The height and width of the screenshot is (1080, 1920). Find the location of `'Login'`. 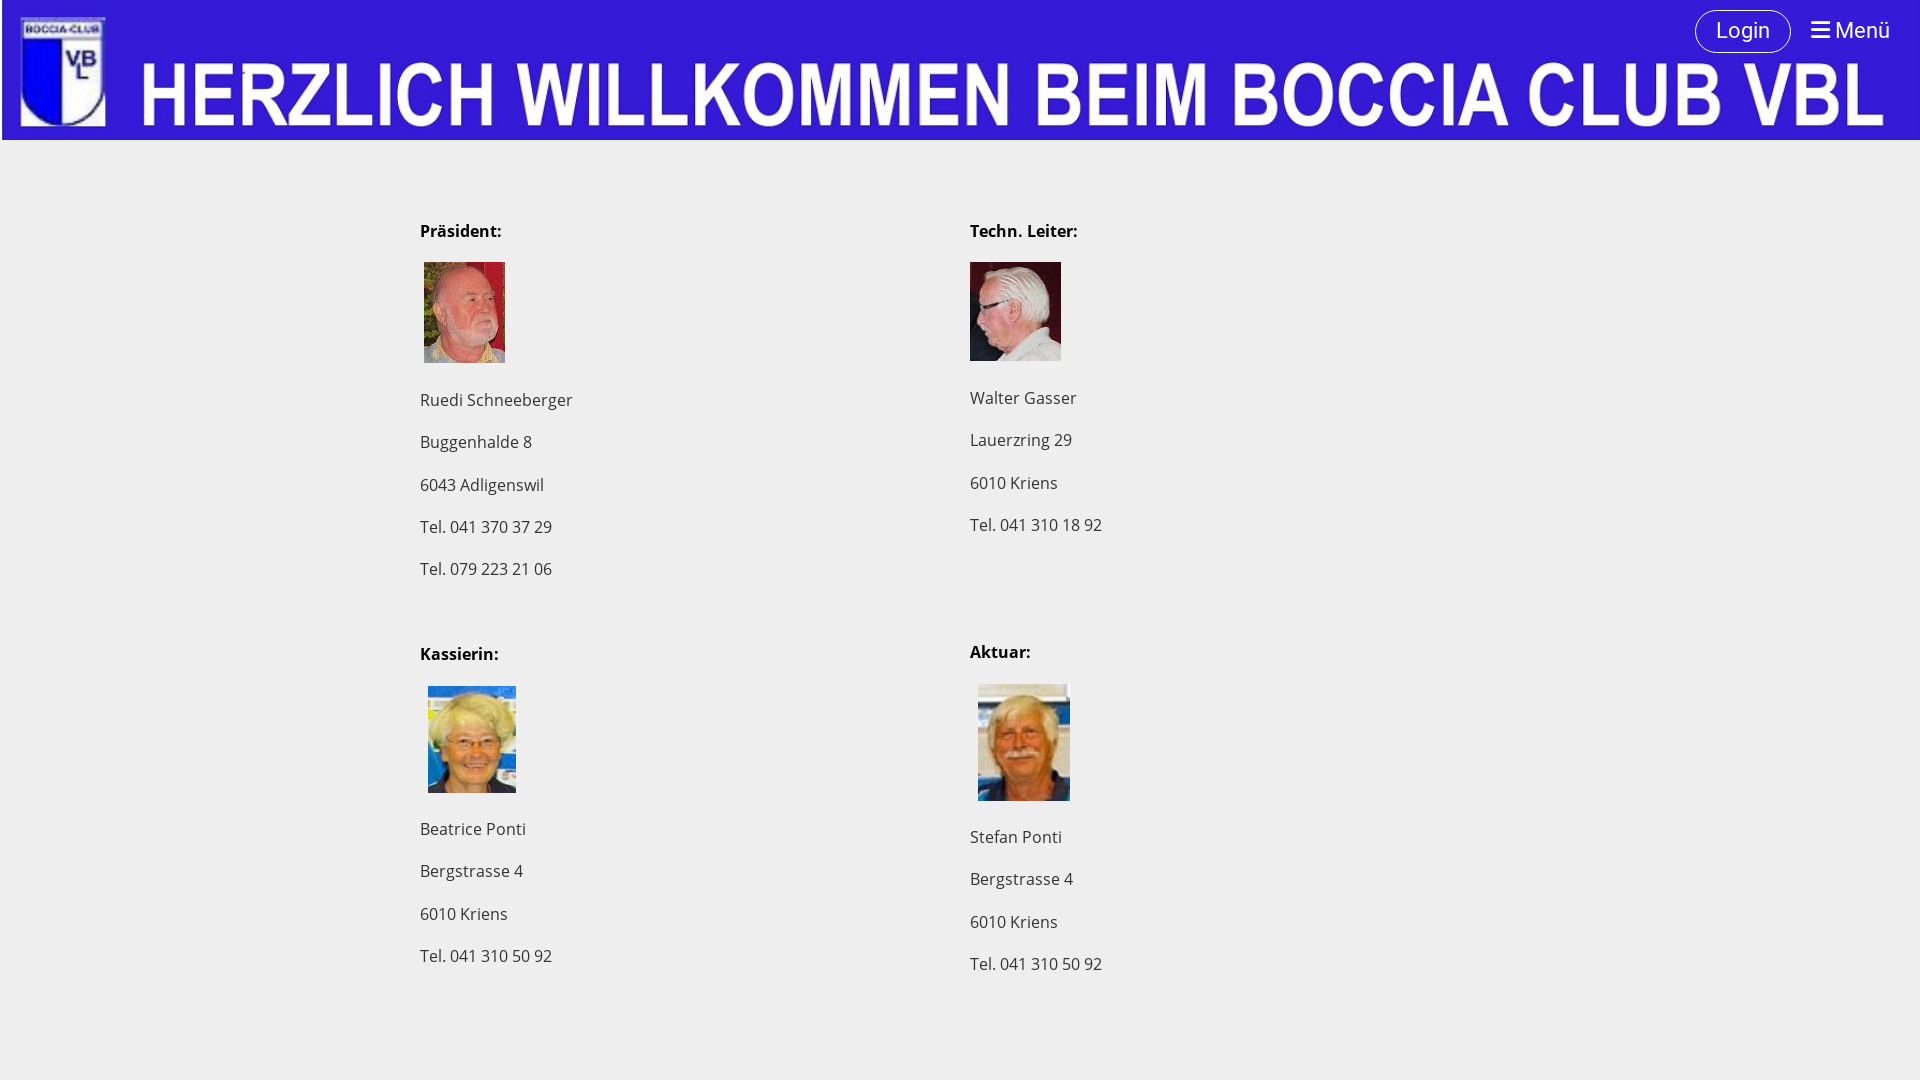

'Login' is located at coordinates (1741, 31).